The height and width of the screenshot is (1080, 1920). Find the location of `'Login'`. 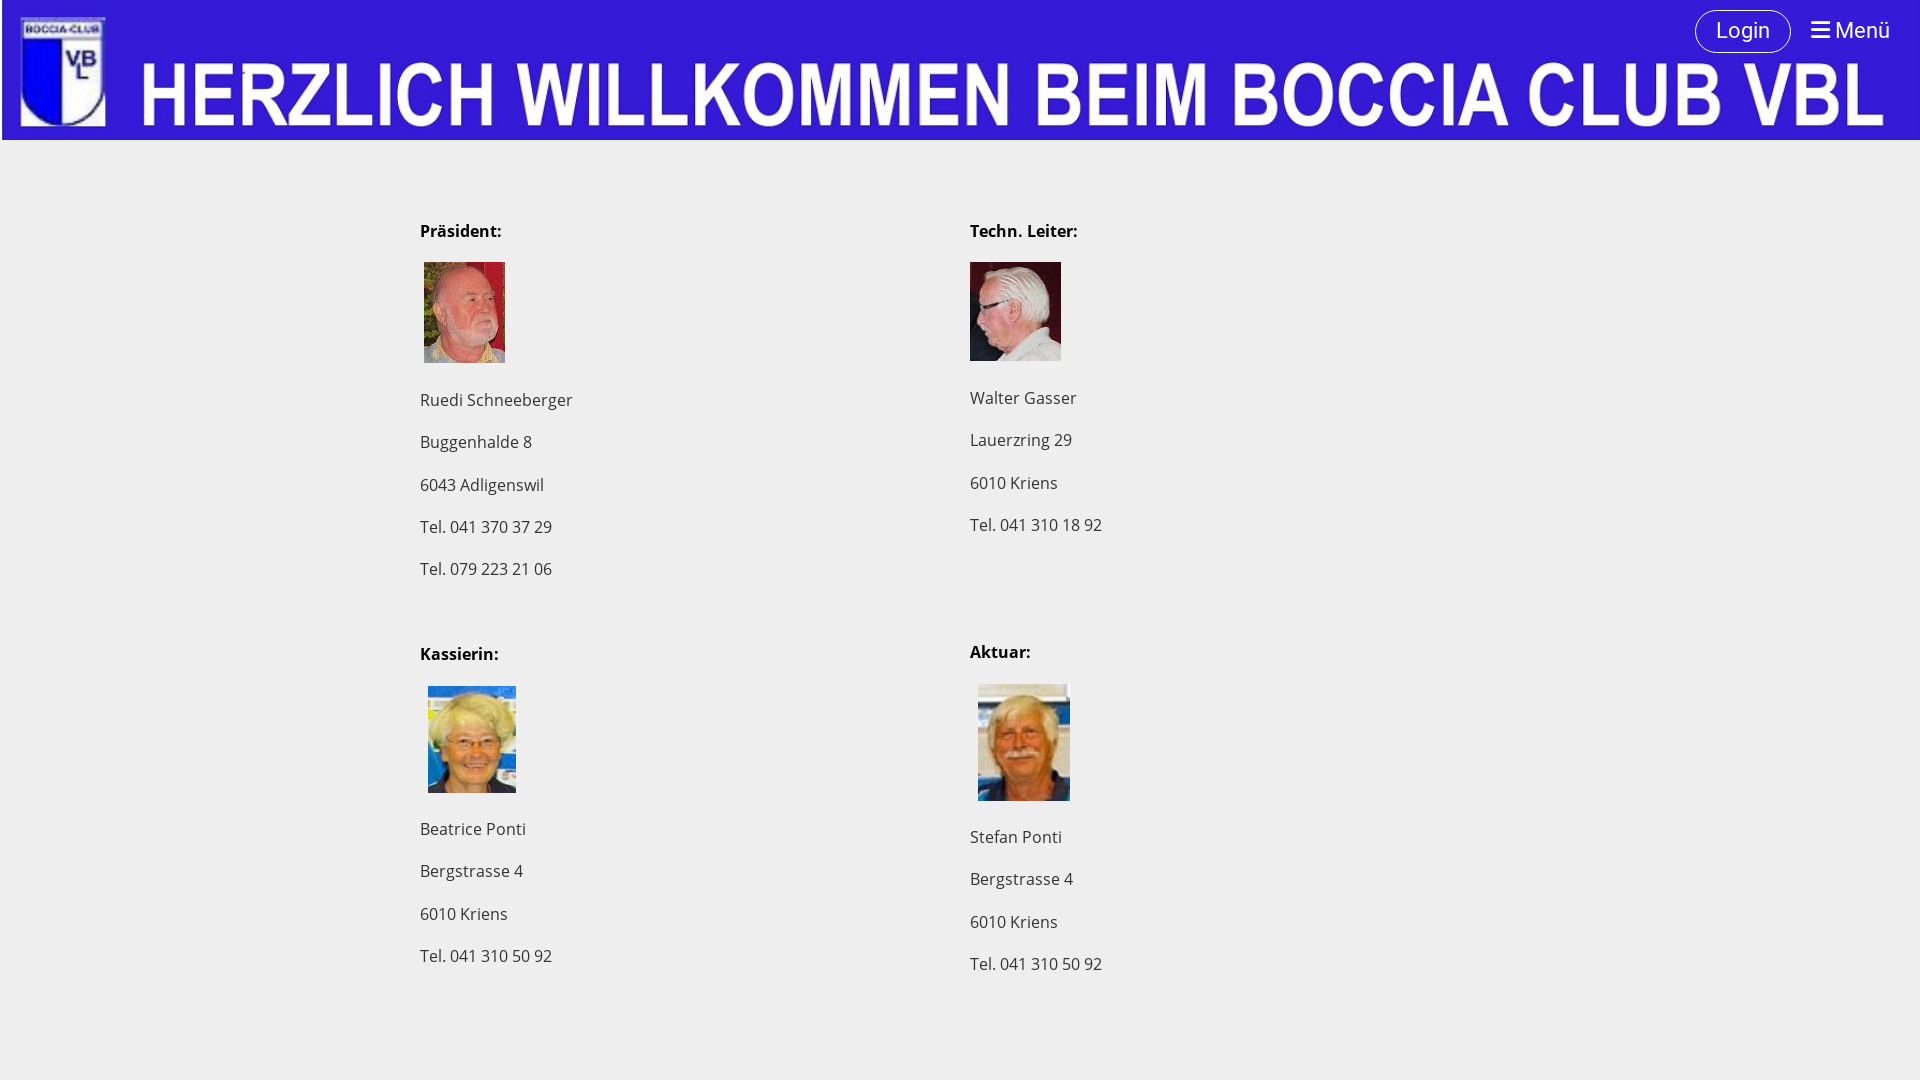

'Login' is located at coordinates (1741, 31).